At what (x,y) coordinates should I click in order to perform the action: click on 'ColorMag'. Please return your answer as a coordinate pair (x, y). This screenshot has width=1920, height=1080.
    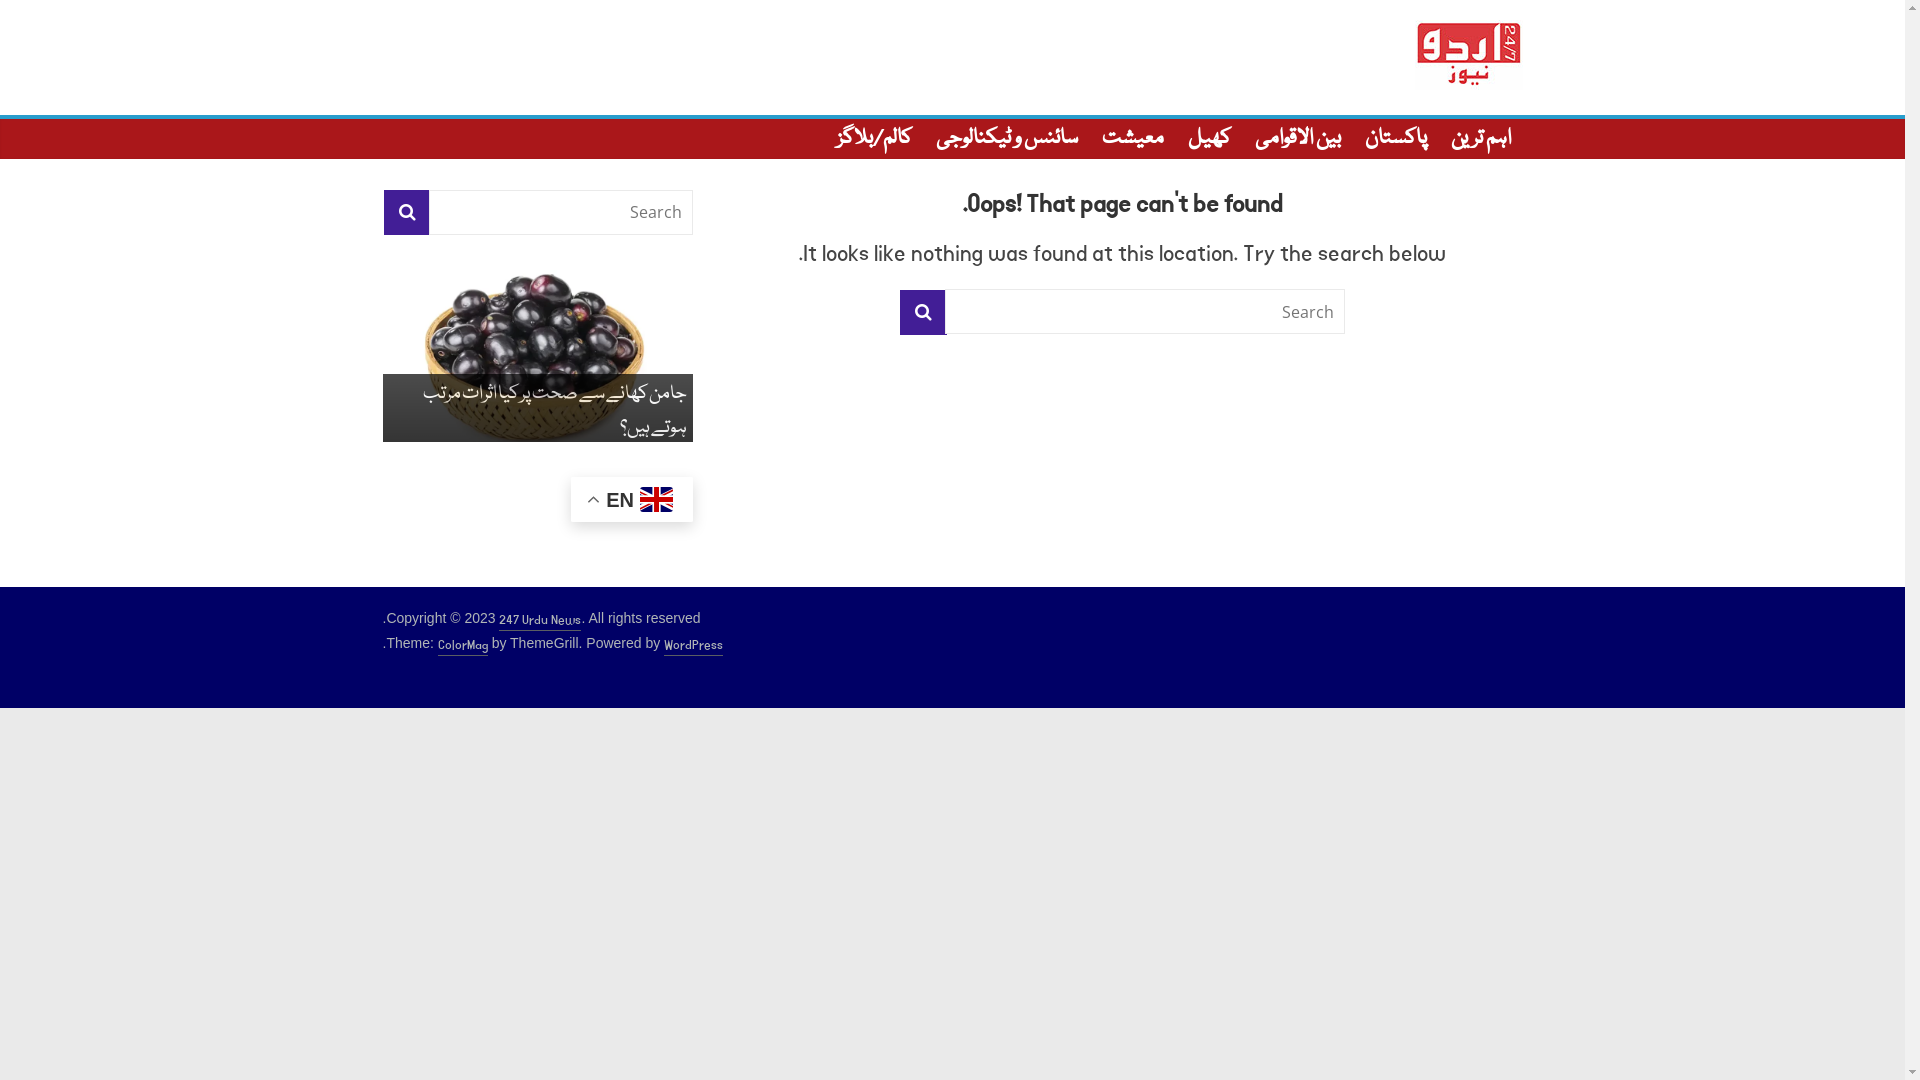
    Looking at the image, I should click on (436, 645).